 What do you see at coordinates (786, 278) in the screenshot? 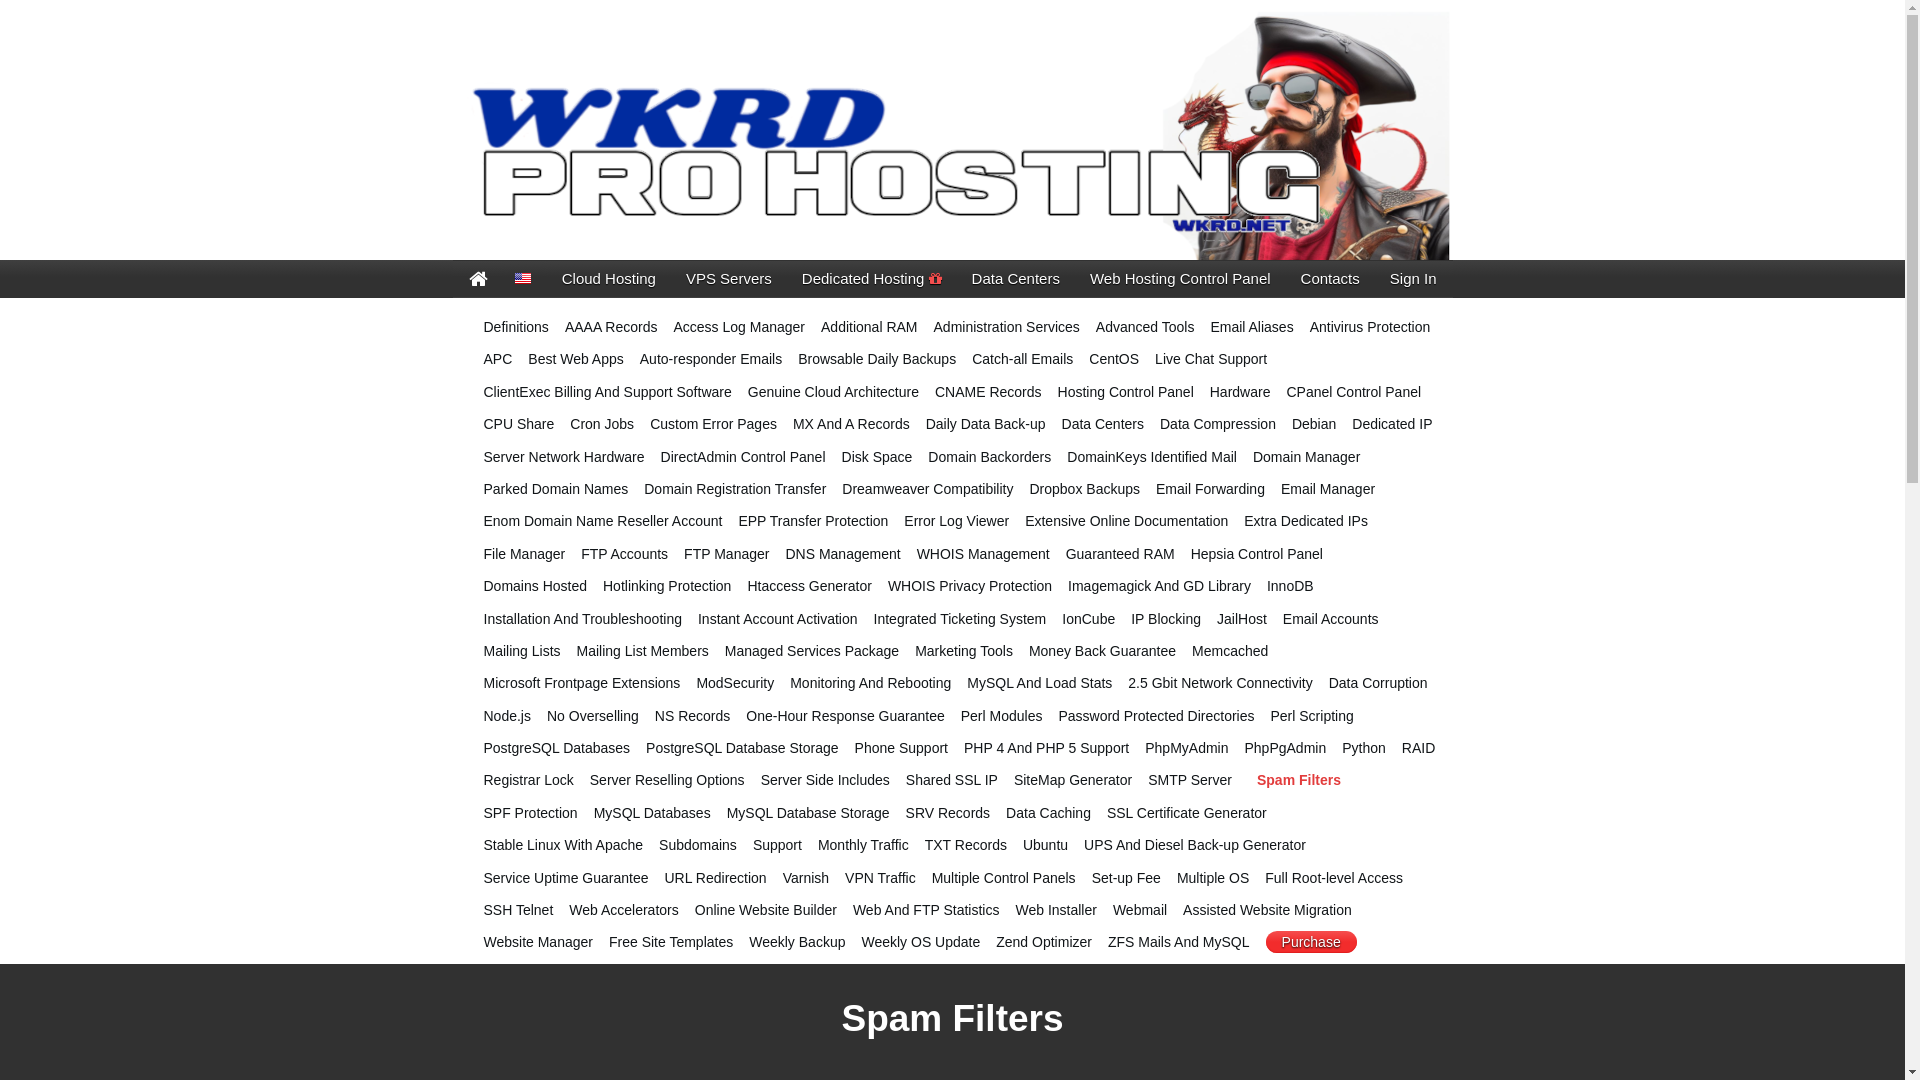
I see `'Dedicated Hosting'` at bounding box center [786, 278].